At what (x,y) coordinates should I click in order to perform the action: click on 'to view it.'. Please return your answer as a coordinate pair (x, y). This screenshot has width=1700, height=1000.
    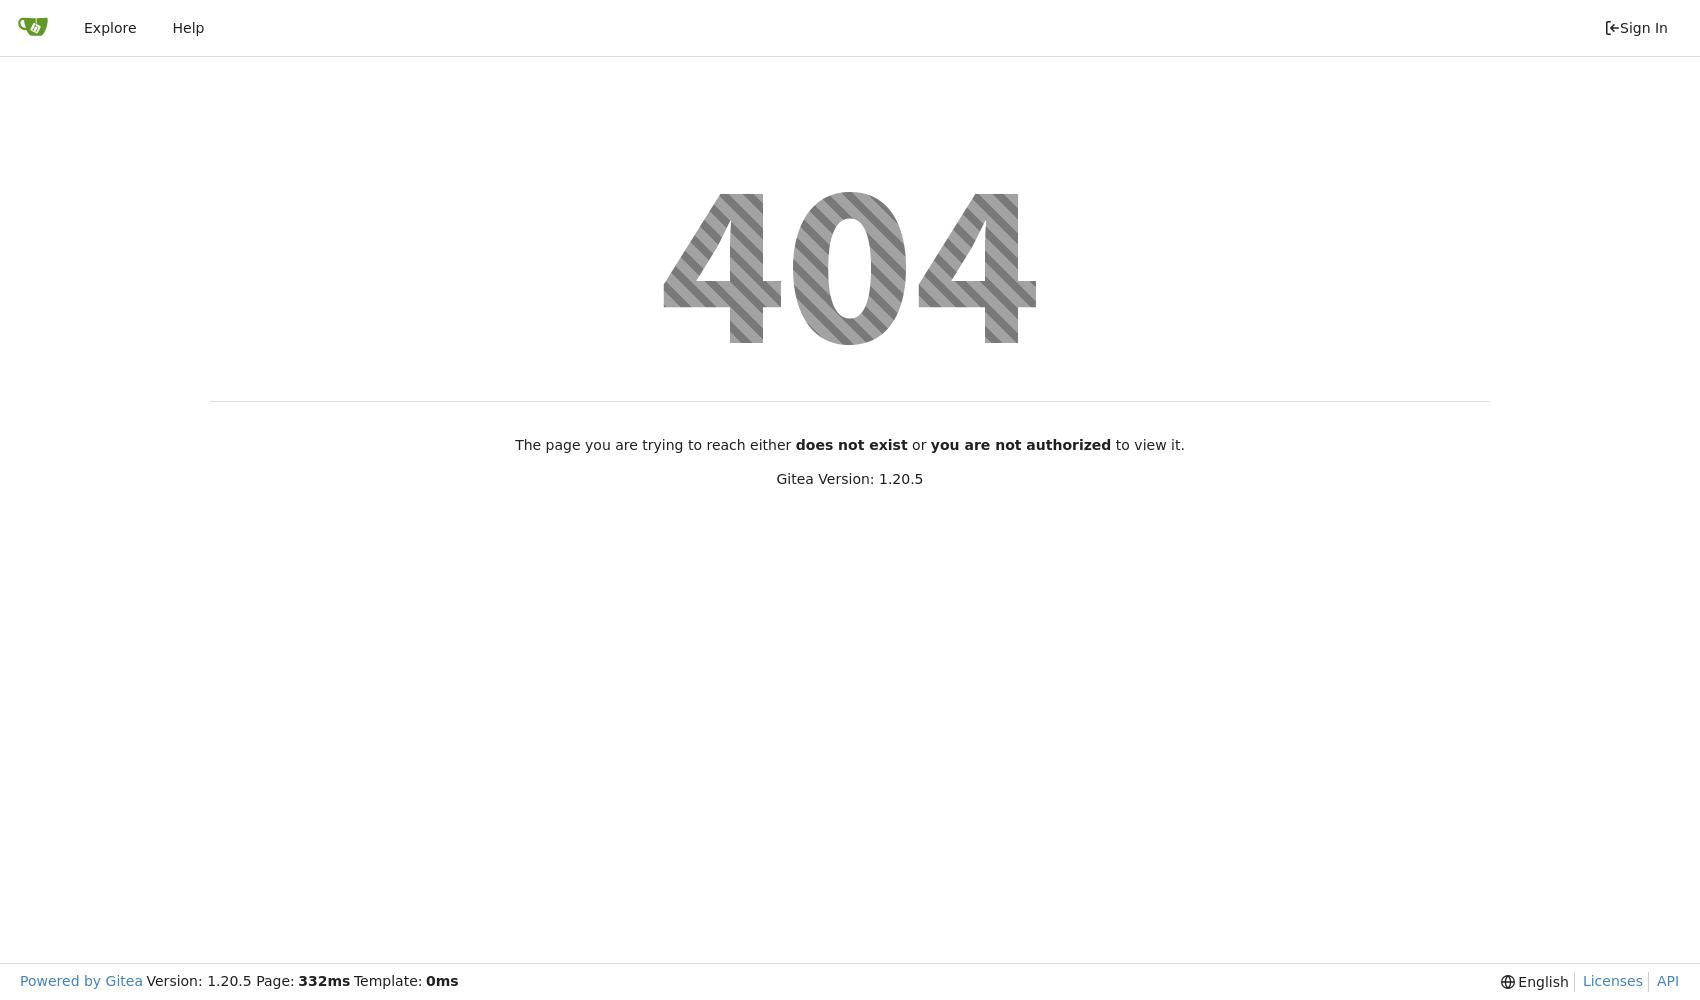
    Looking at the image, I should click on (1147, 444).